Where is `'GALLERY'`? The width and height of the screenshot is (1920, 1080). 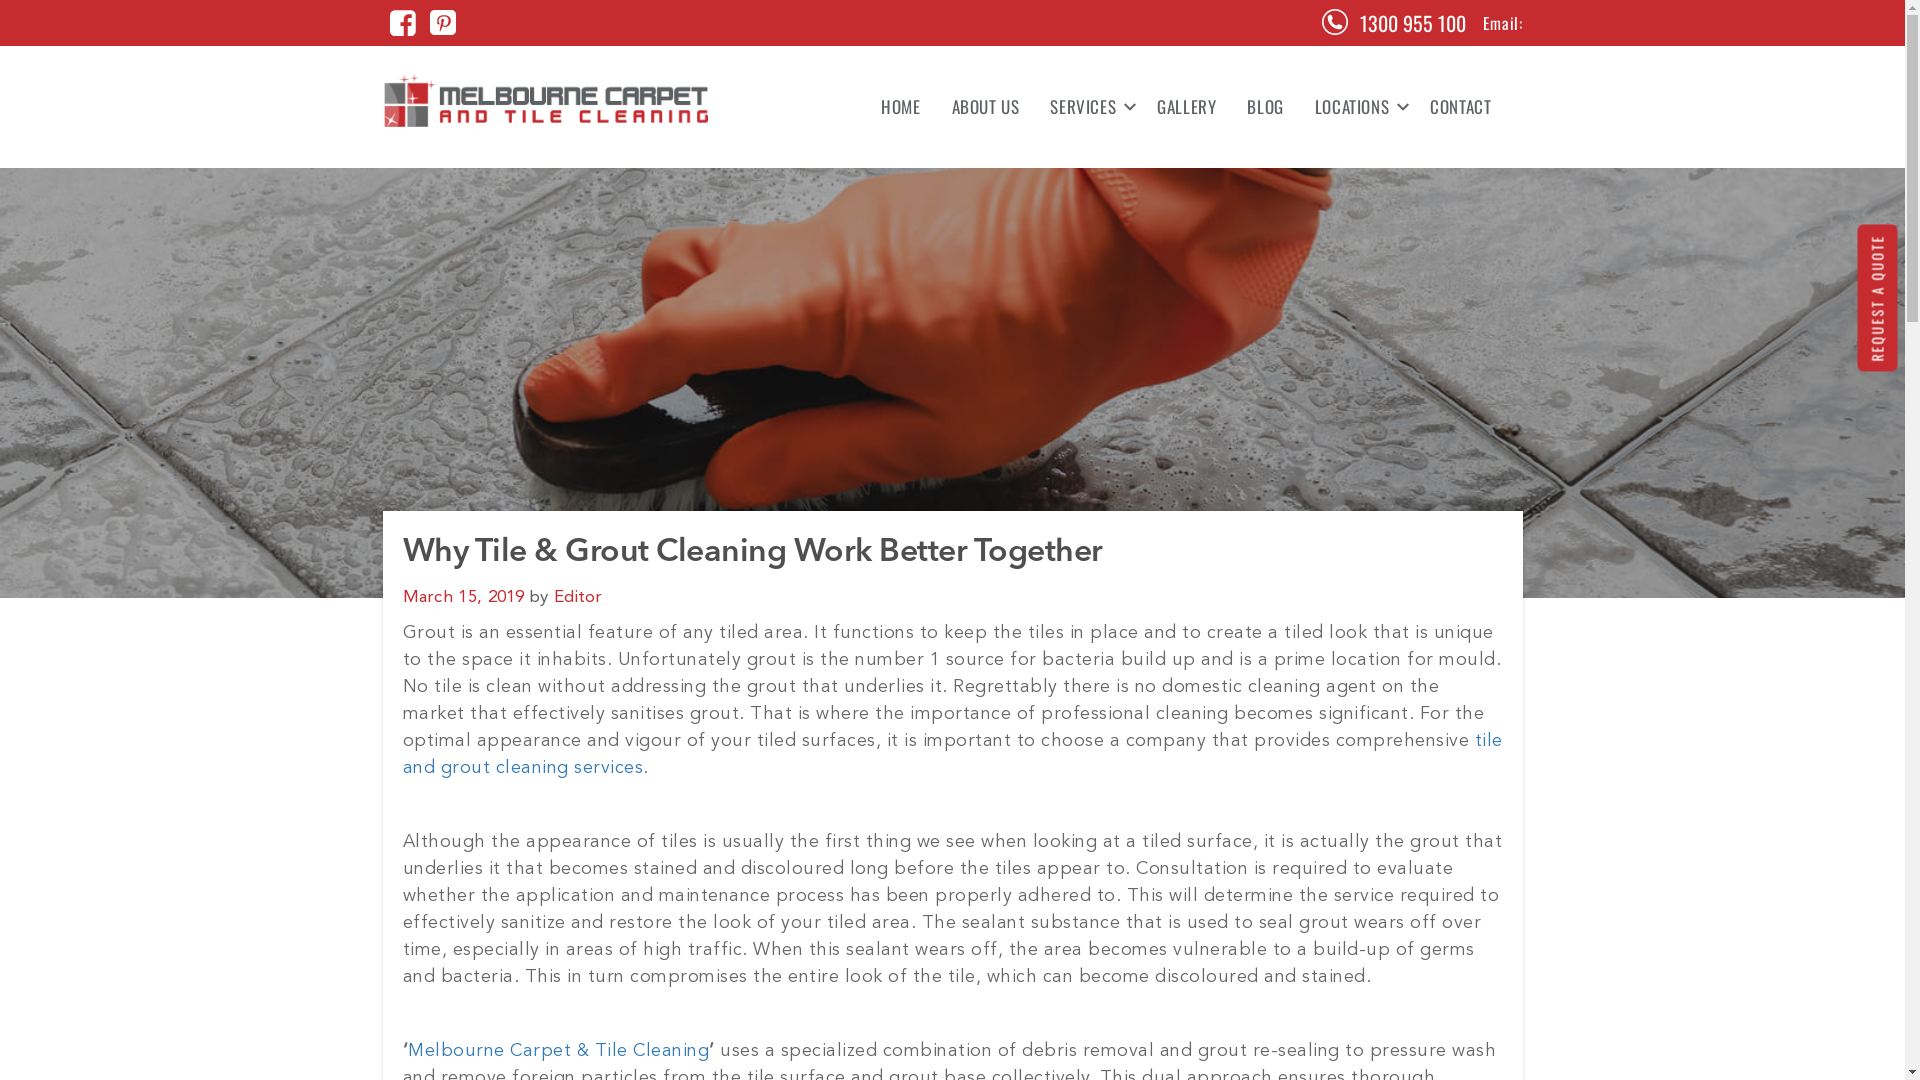 'GALLERY' is located at coordinates (1186, 107).